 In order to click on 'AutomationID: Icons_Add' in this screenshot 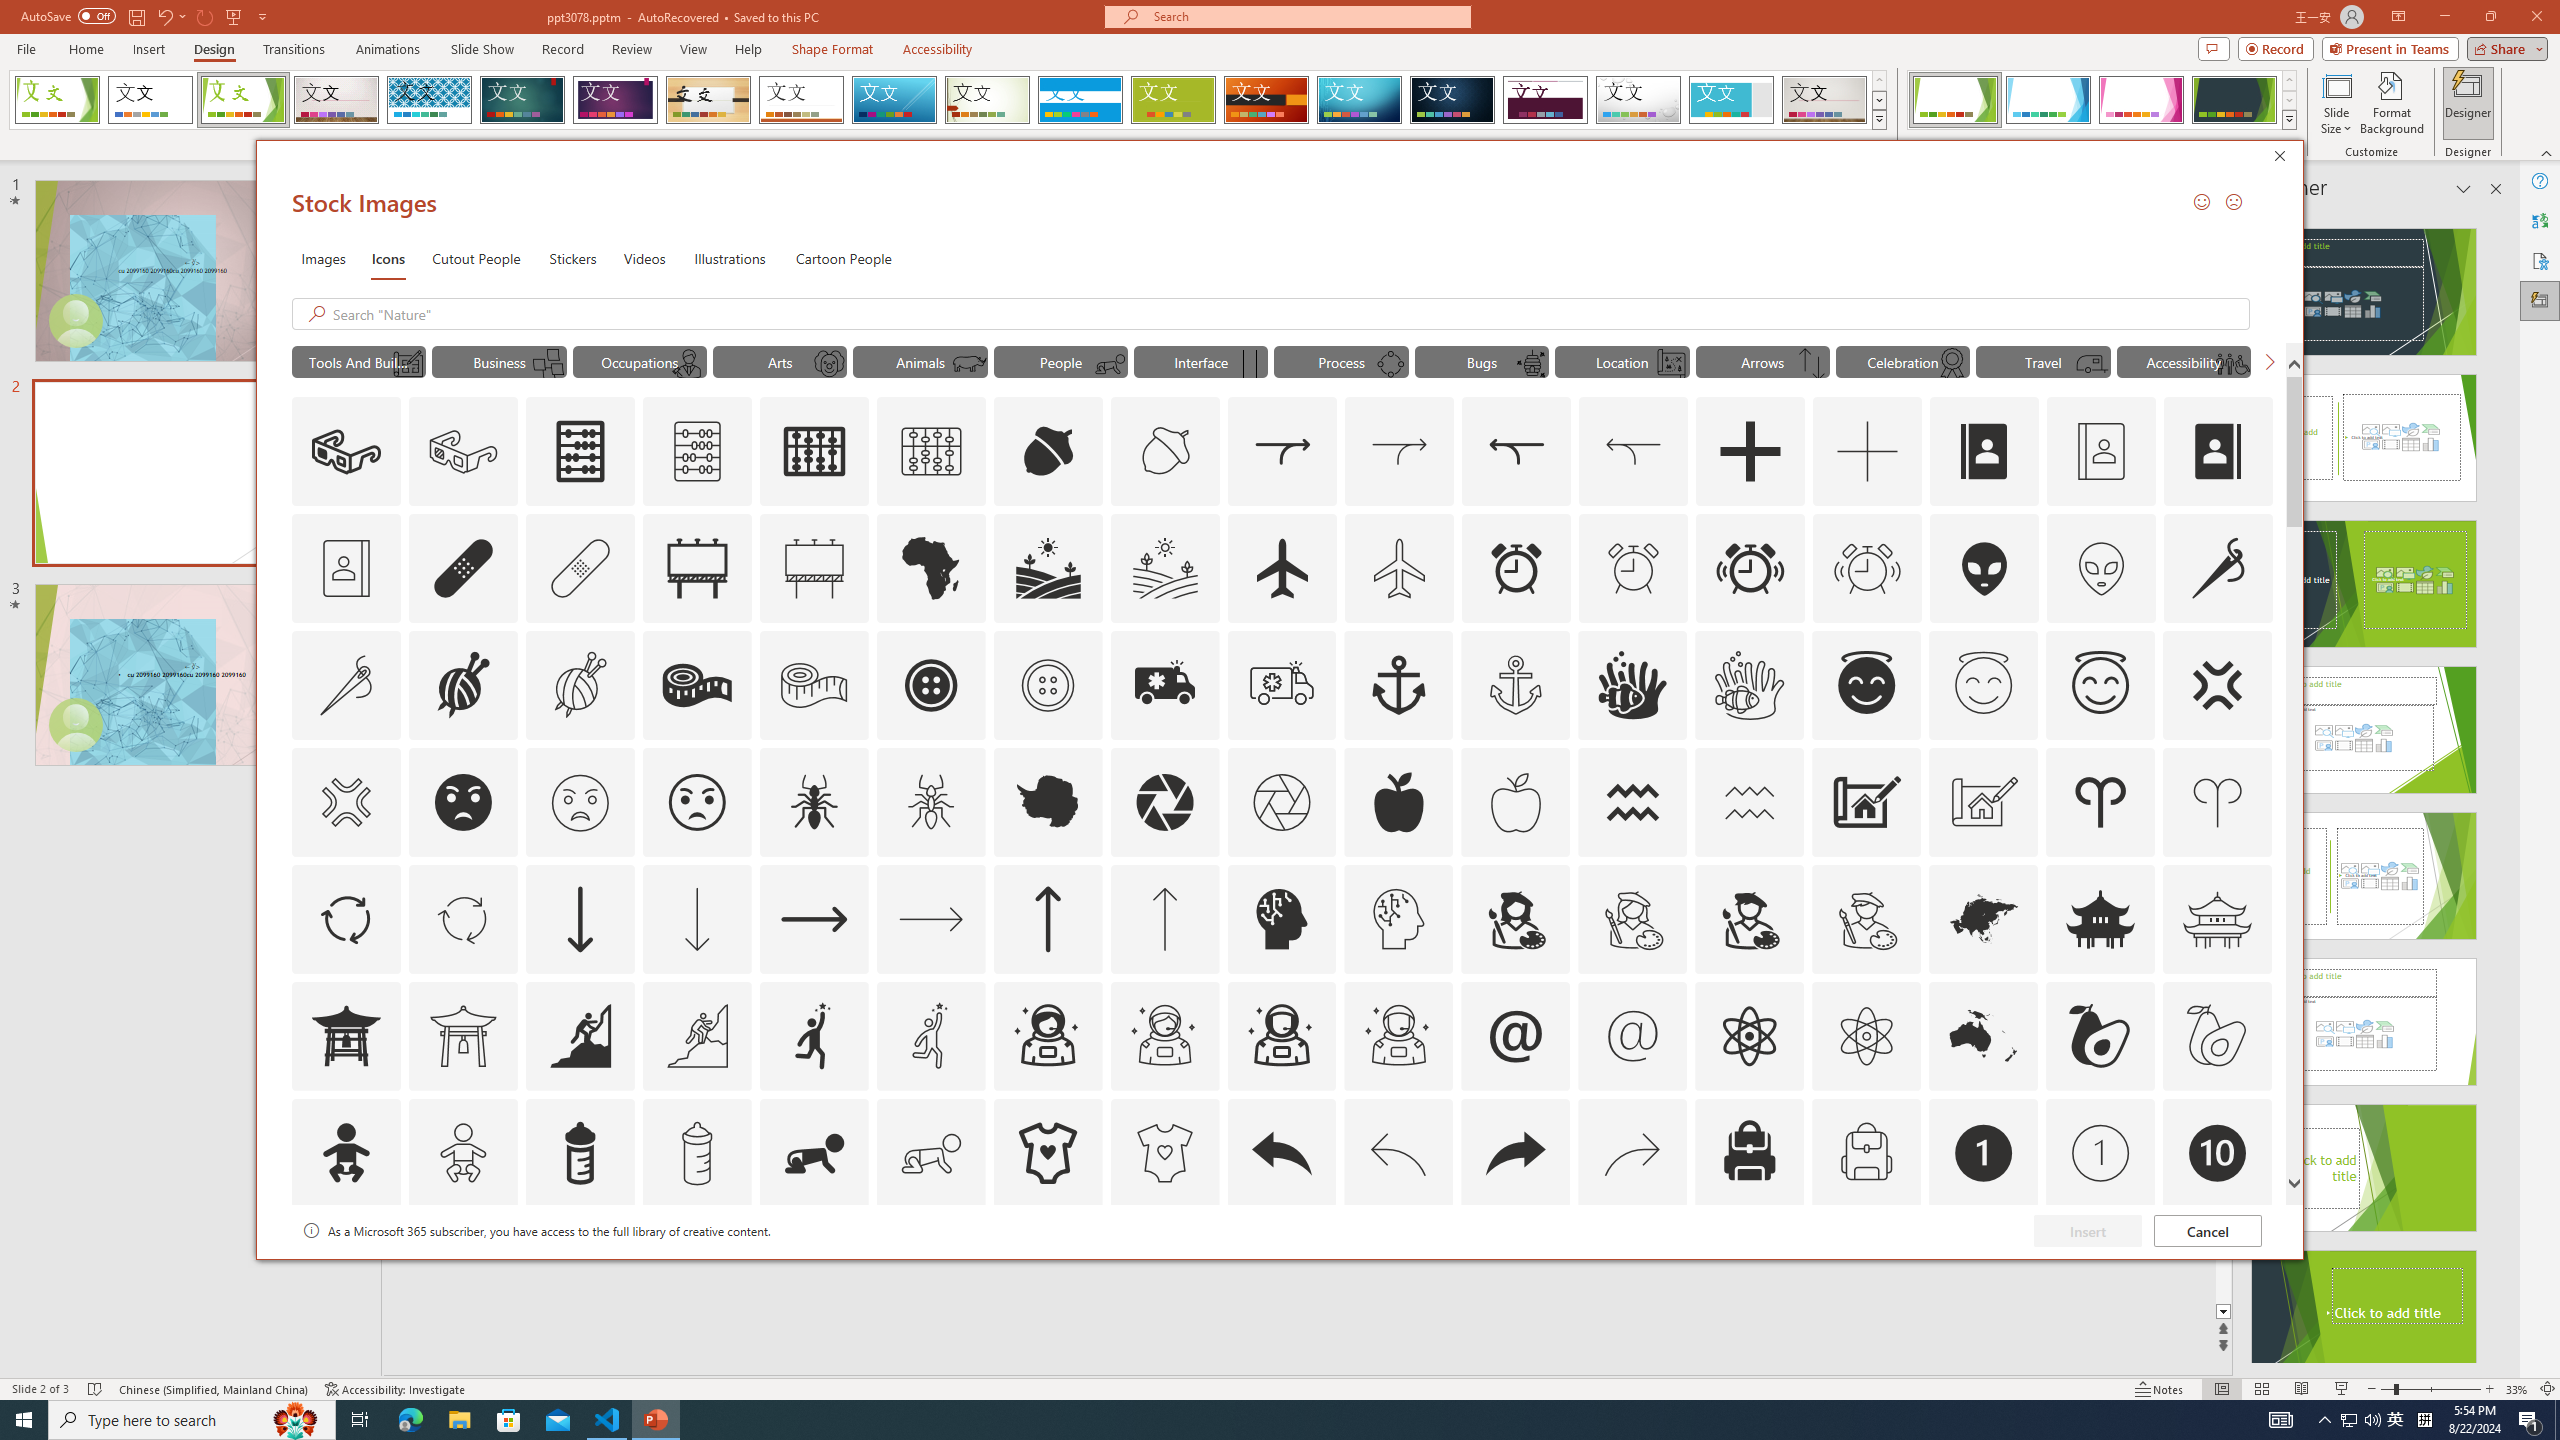, I will do `click(1750, 451)`.